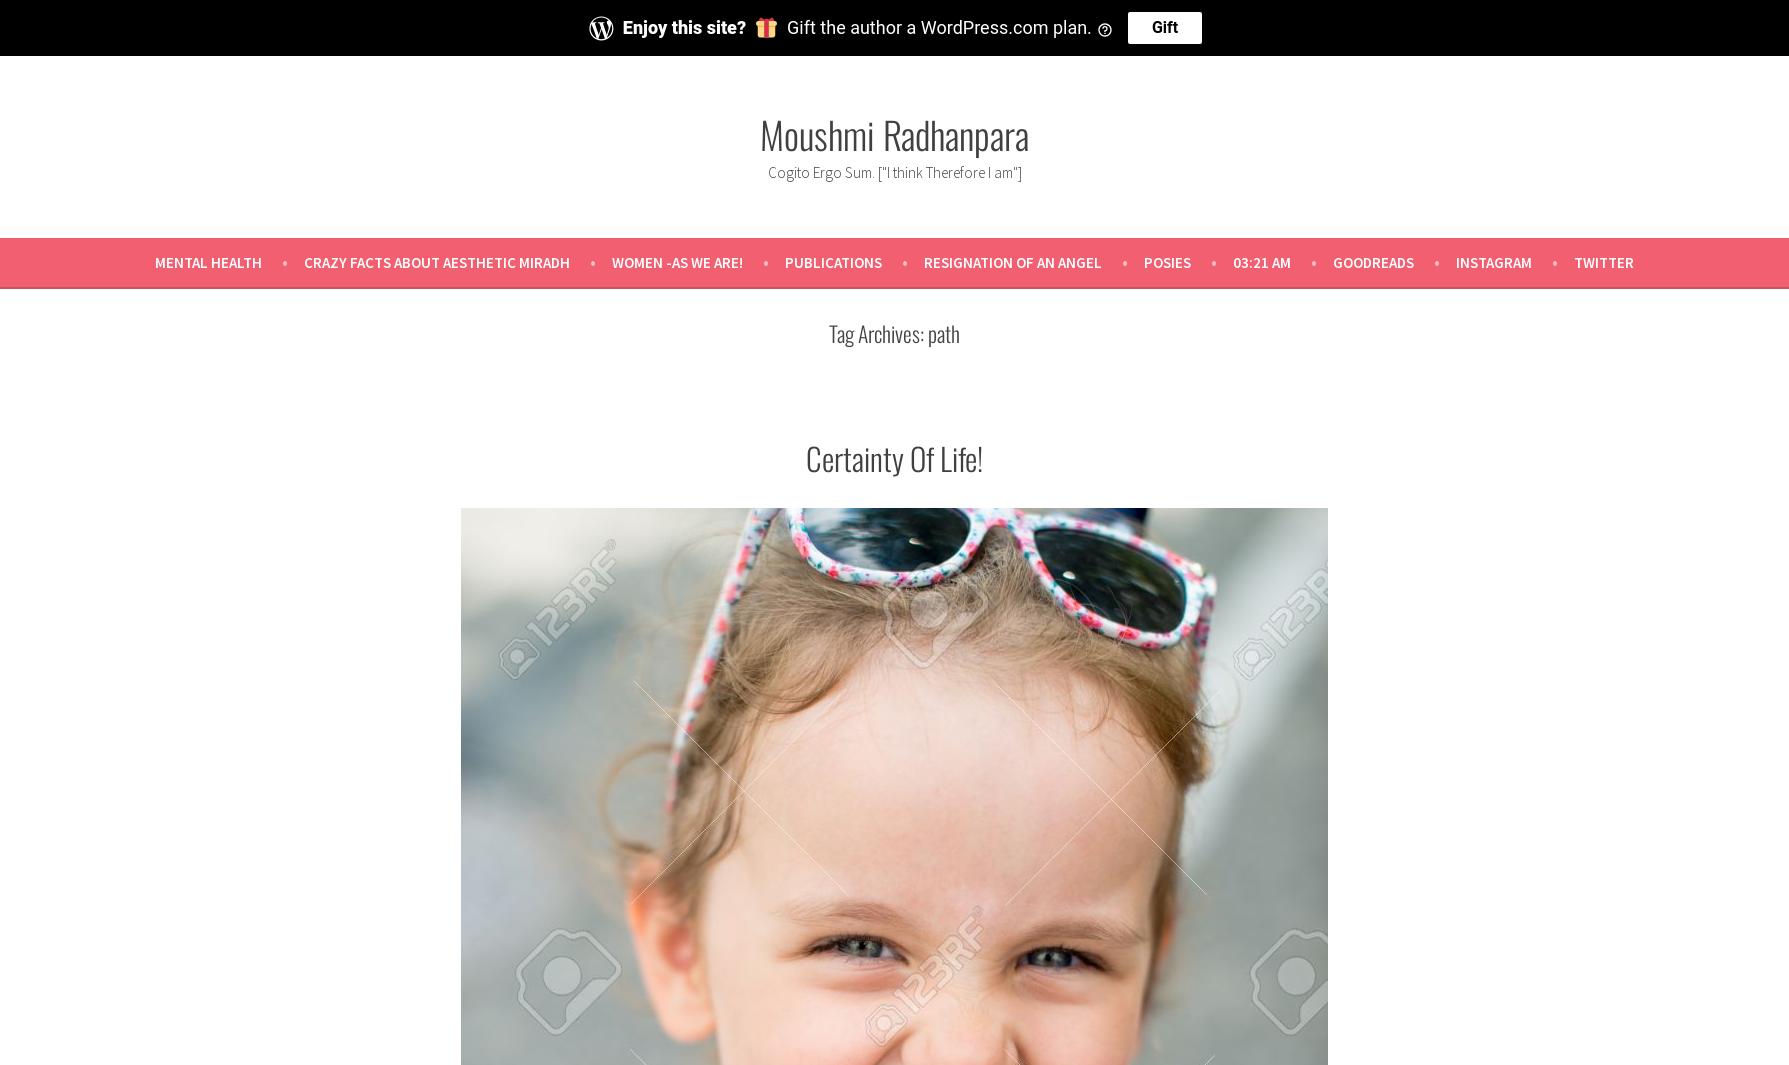 The image size is (1789, 1065). I want to click on 'Instagram', so click(1456, 260).